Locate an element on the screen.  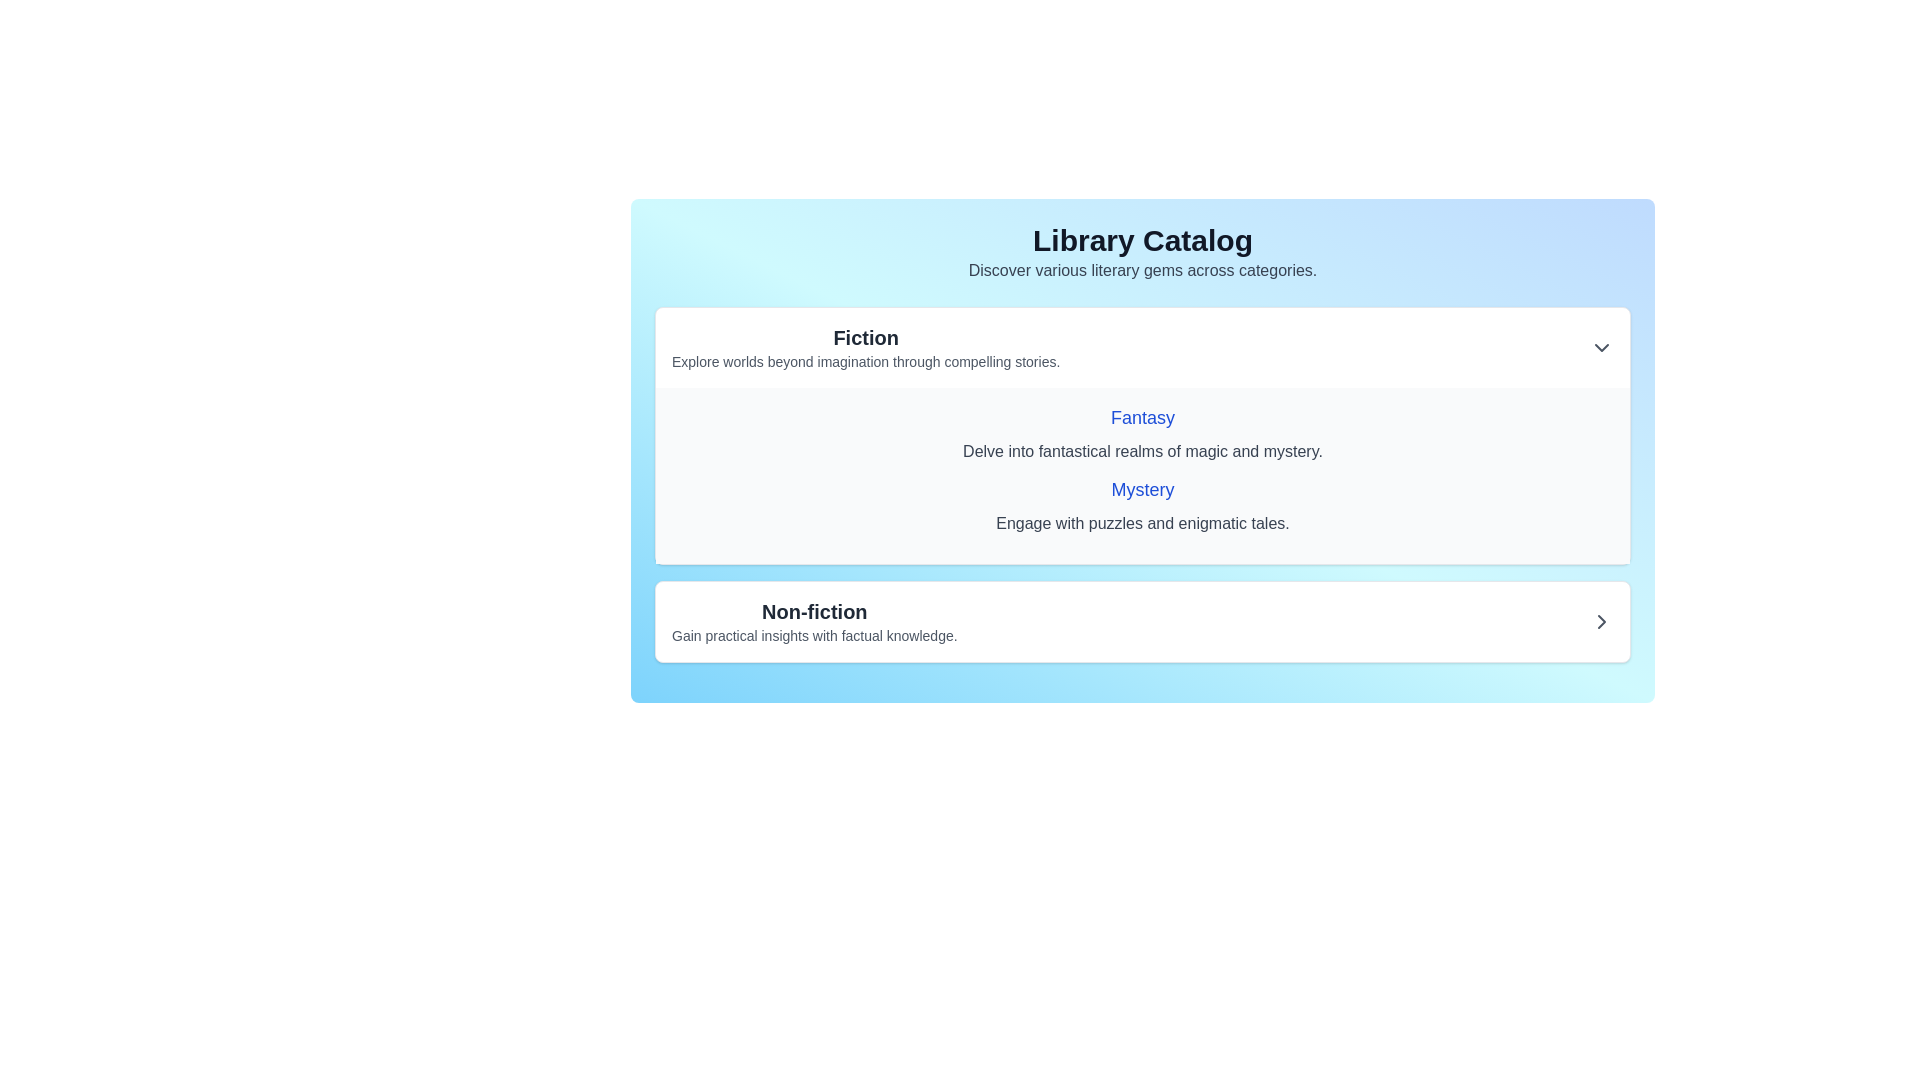
the Categorical Header titled 'Fiction' is located at coordinates (866, 346).